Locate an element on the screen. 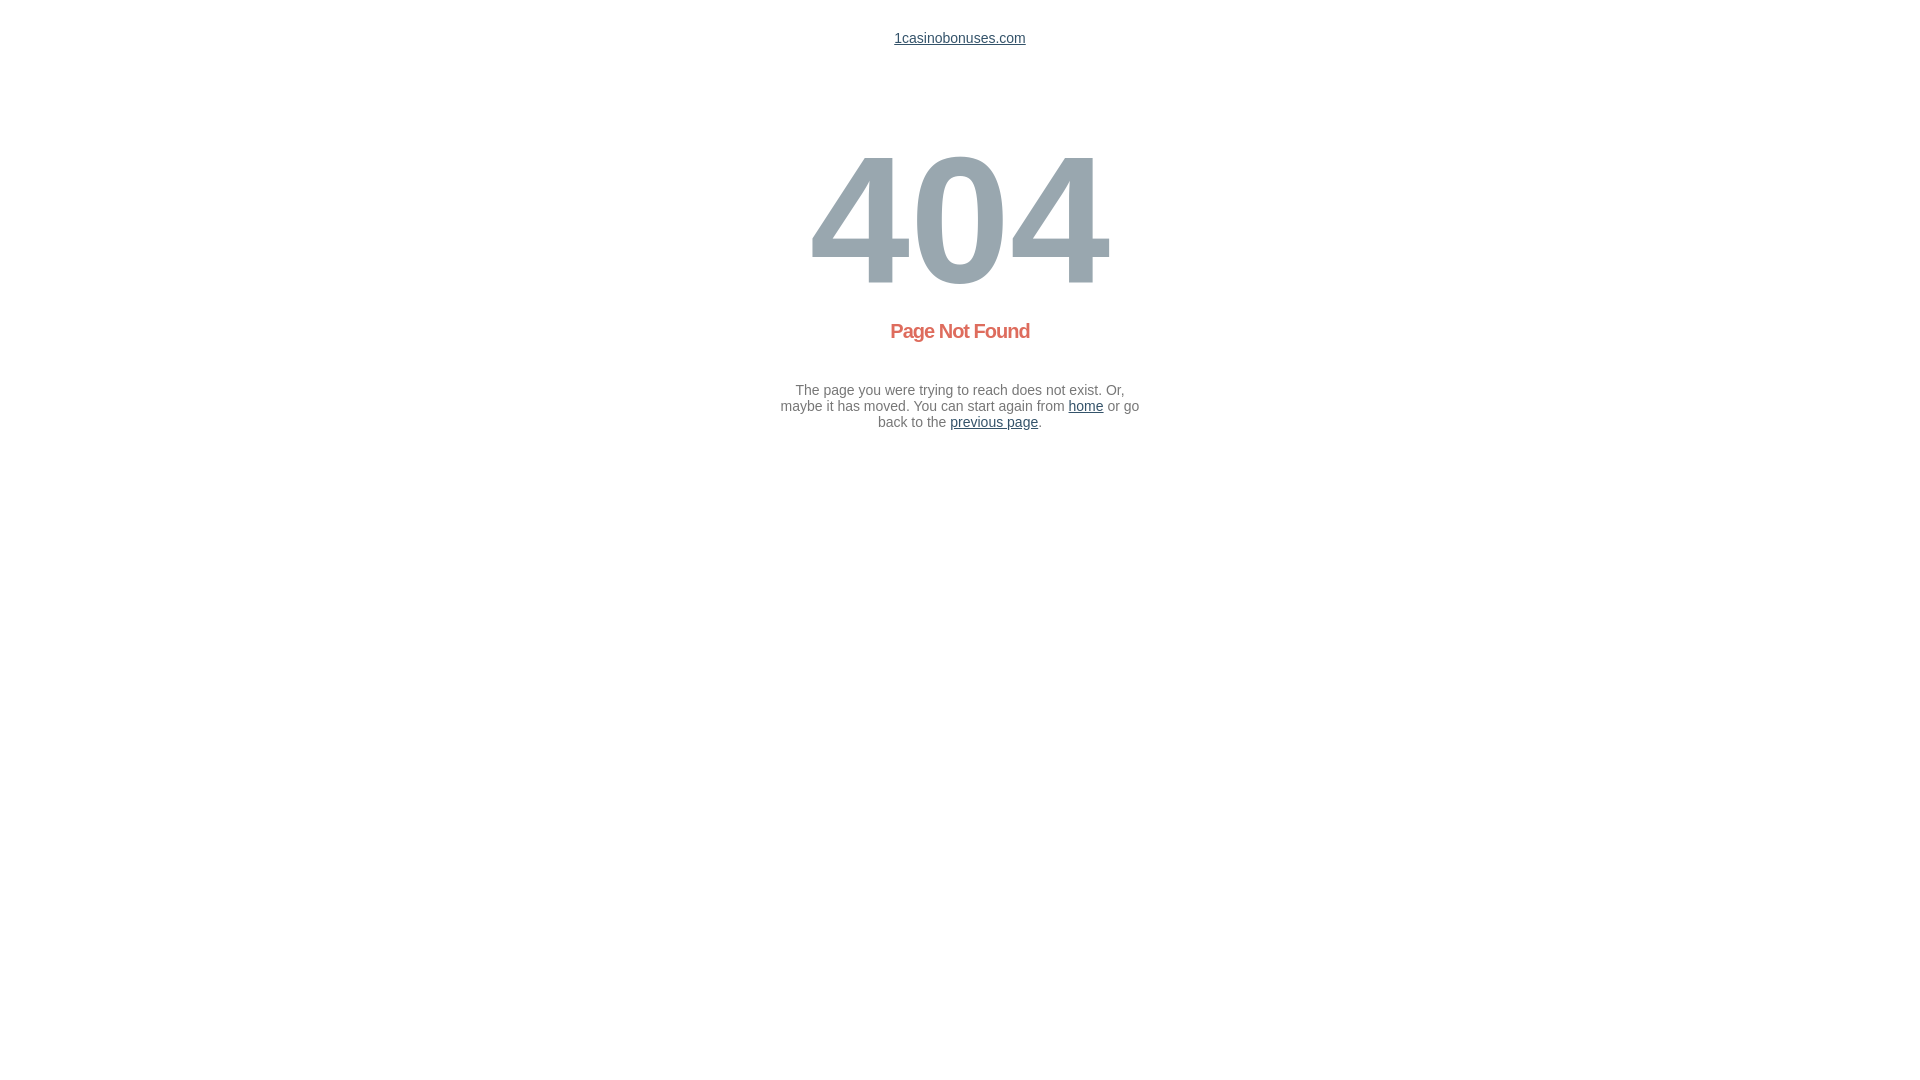 This screenshot has width=1920, height=1080. '1casinobonuses.com' is located at coordinates (960, 38).